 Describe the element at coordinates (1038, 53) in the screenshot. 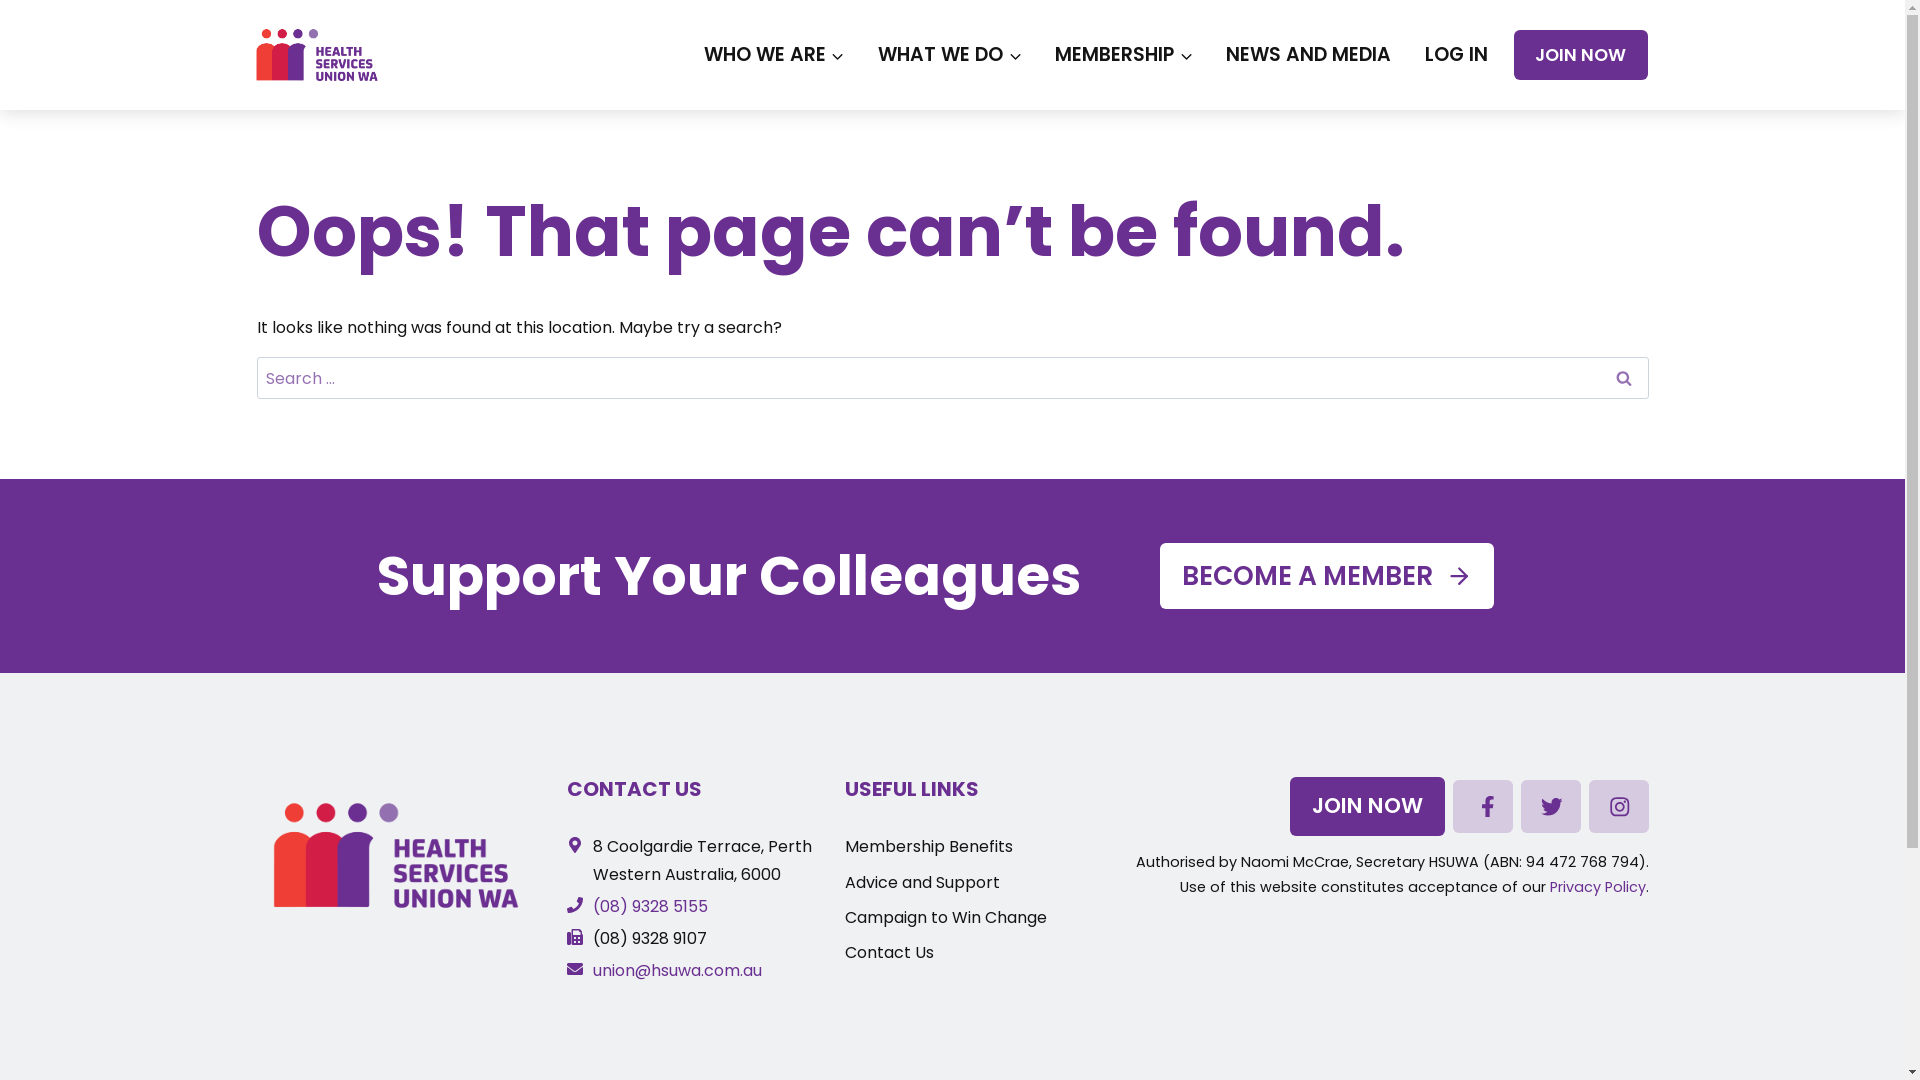

I see `'MEMBERSHIP'` at that location.